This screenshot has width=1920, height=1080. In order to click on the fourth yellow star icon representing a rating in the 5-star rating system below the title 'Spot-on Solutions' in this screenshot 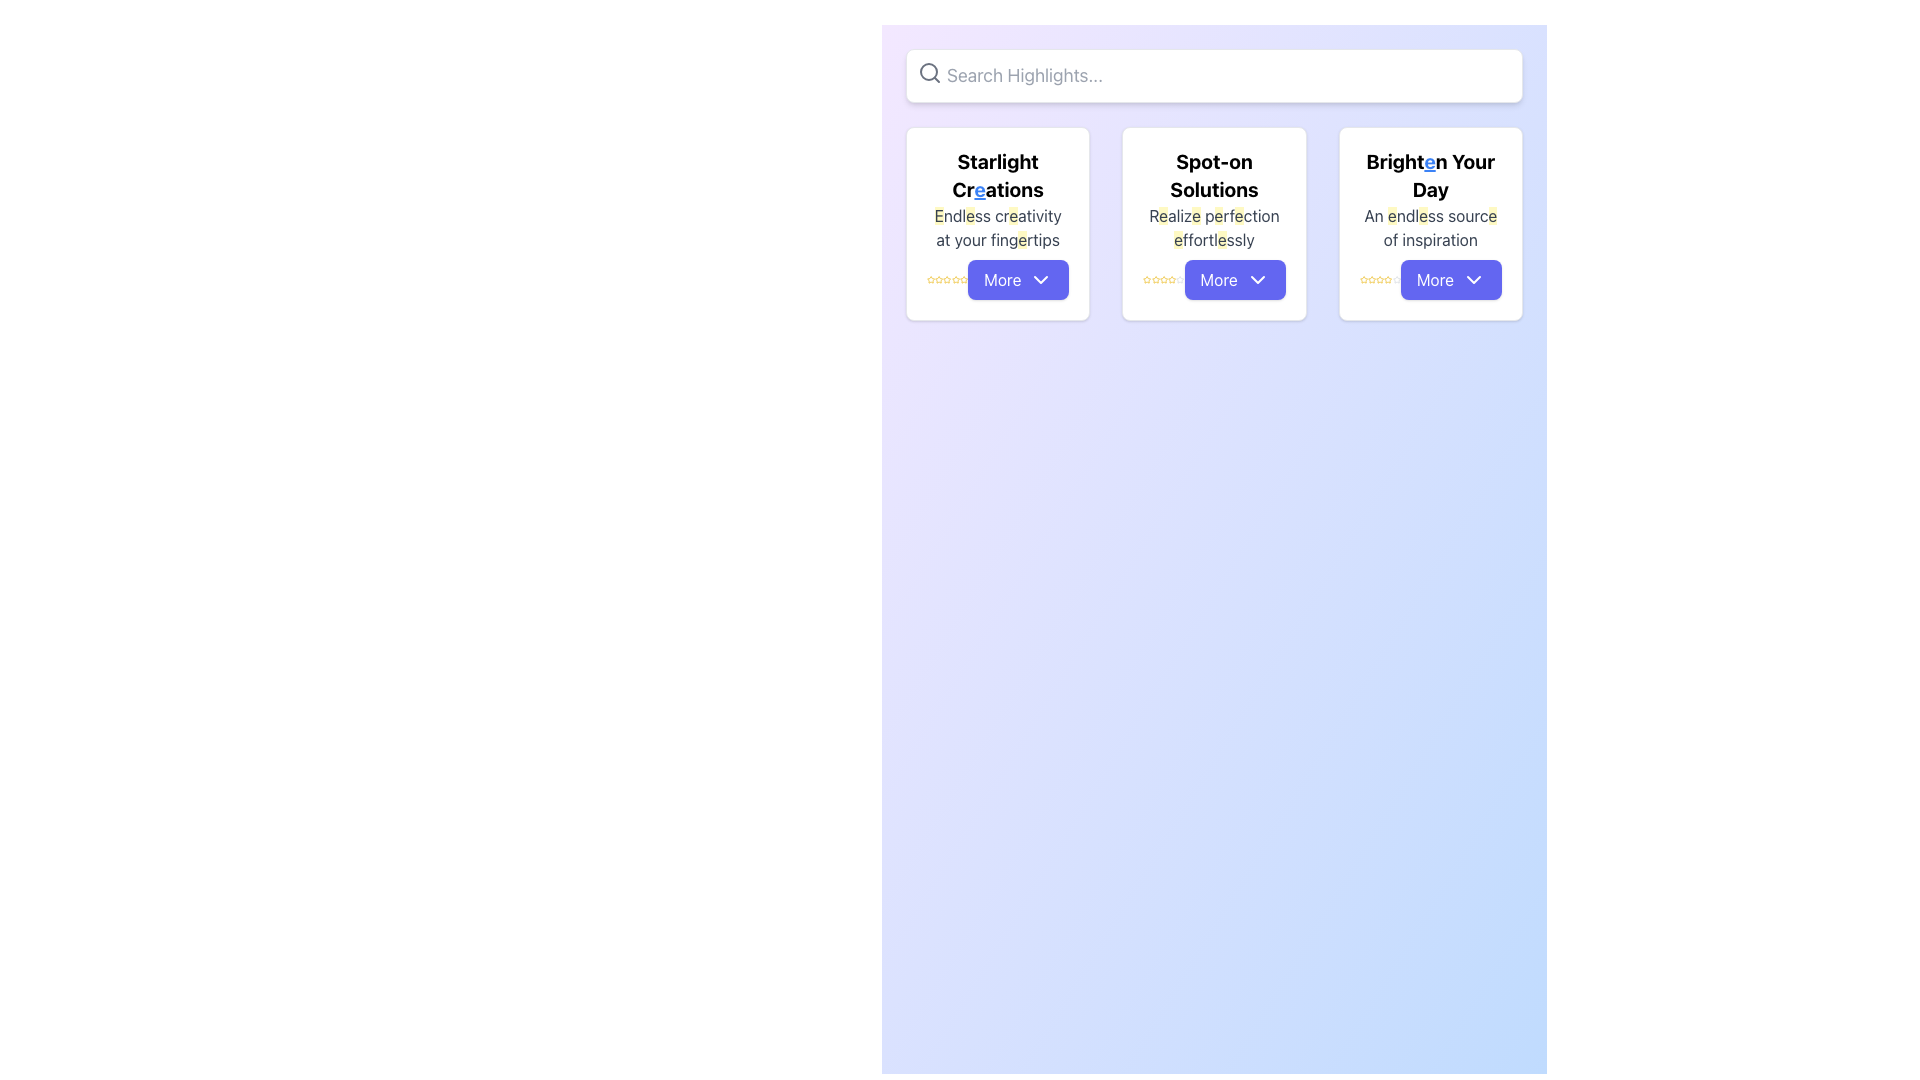, I will do `click(1163, 280)`.